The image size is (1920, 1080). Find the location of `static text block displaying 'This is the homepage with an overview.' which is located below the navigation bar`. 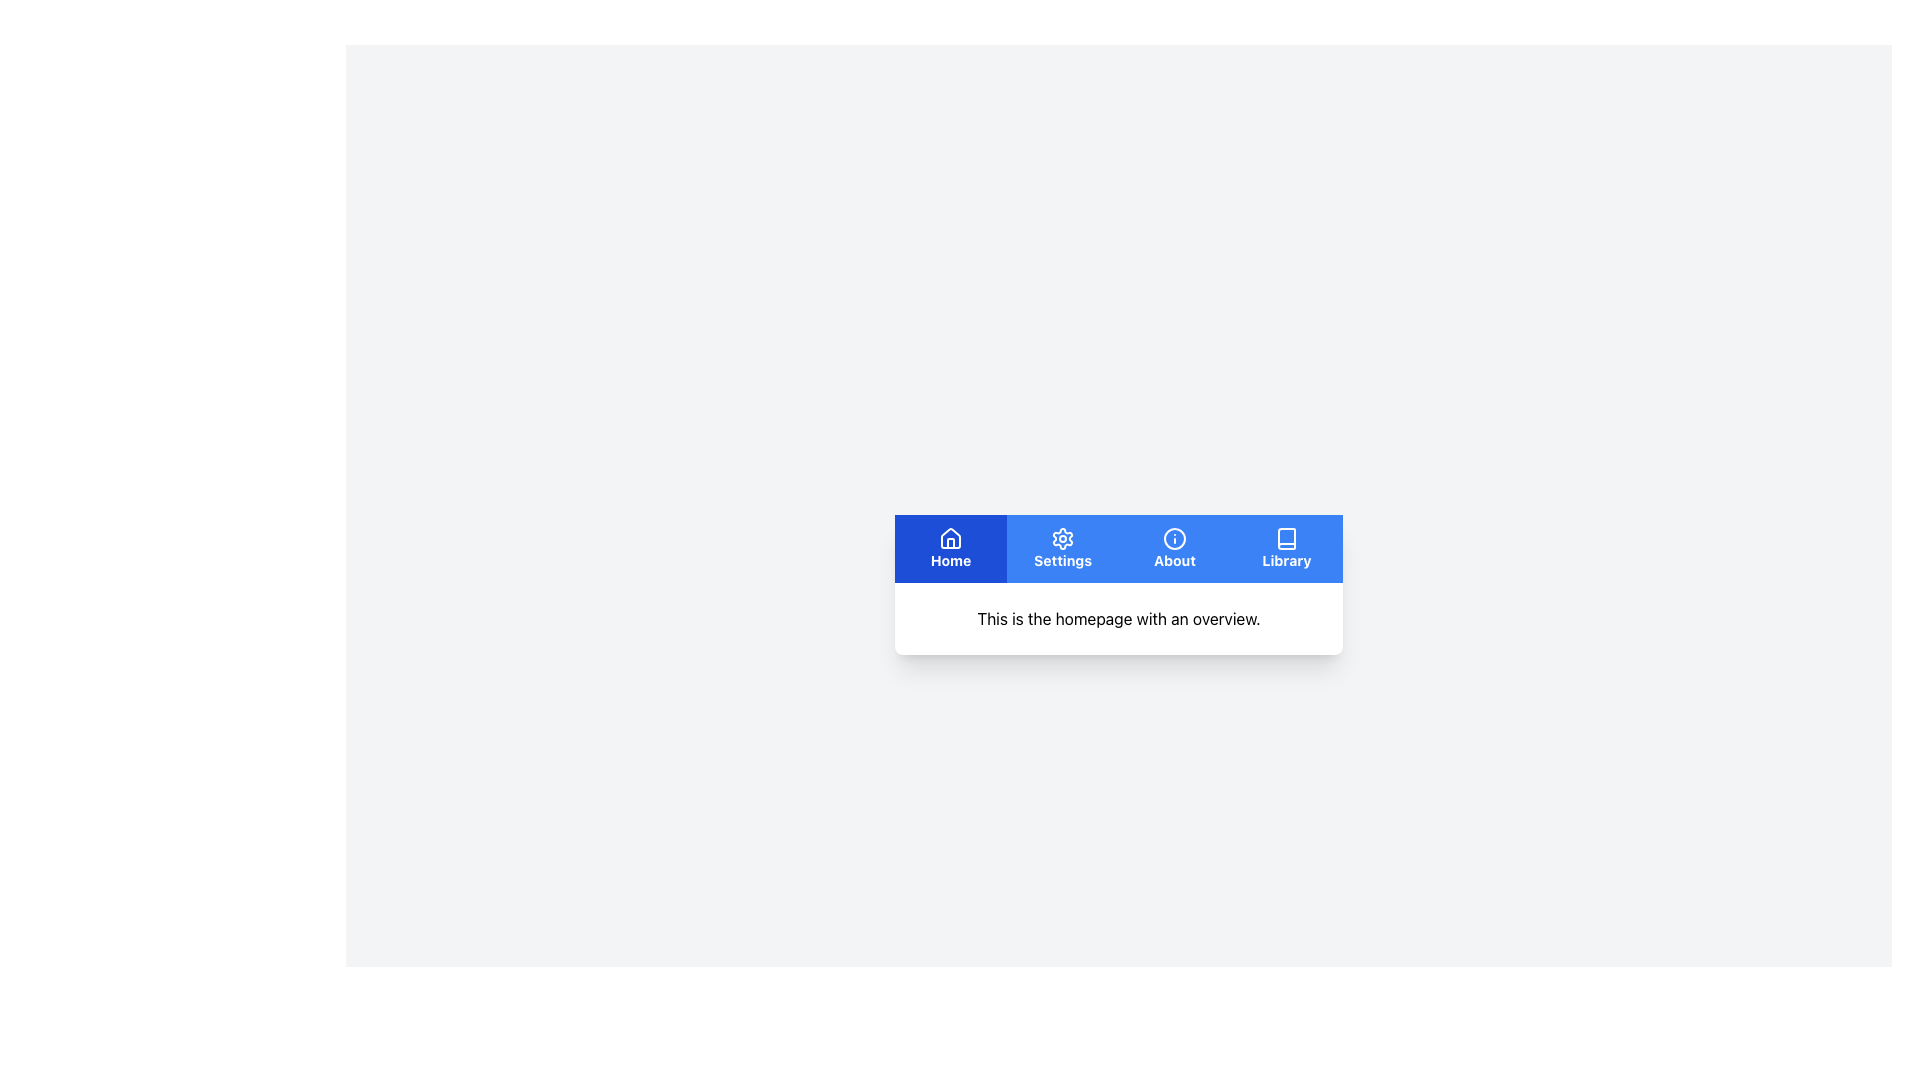

static text block displaying 'This is the homepage with an overview.' which is located below the navigation bar is located at coordinates (1117, 617).